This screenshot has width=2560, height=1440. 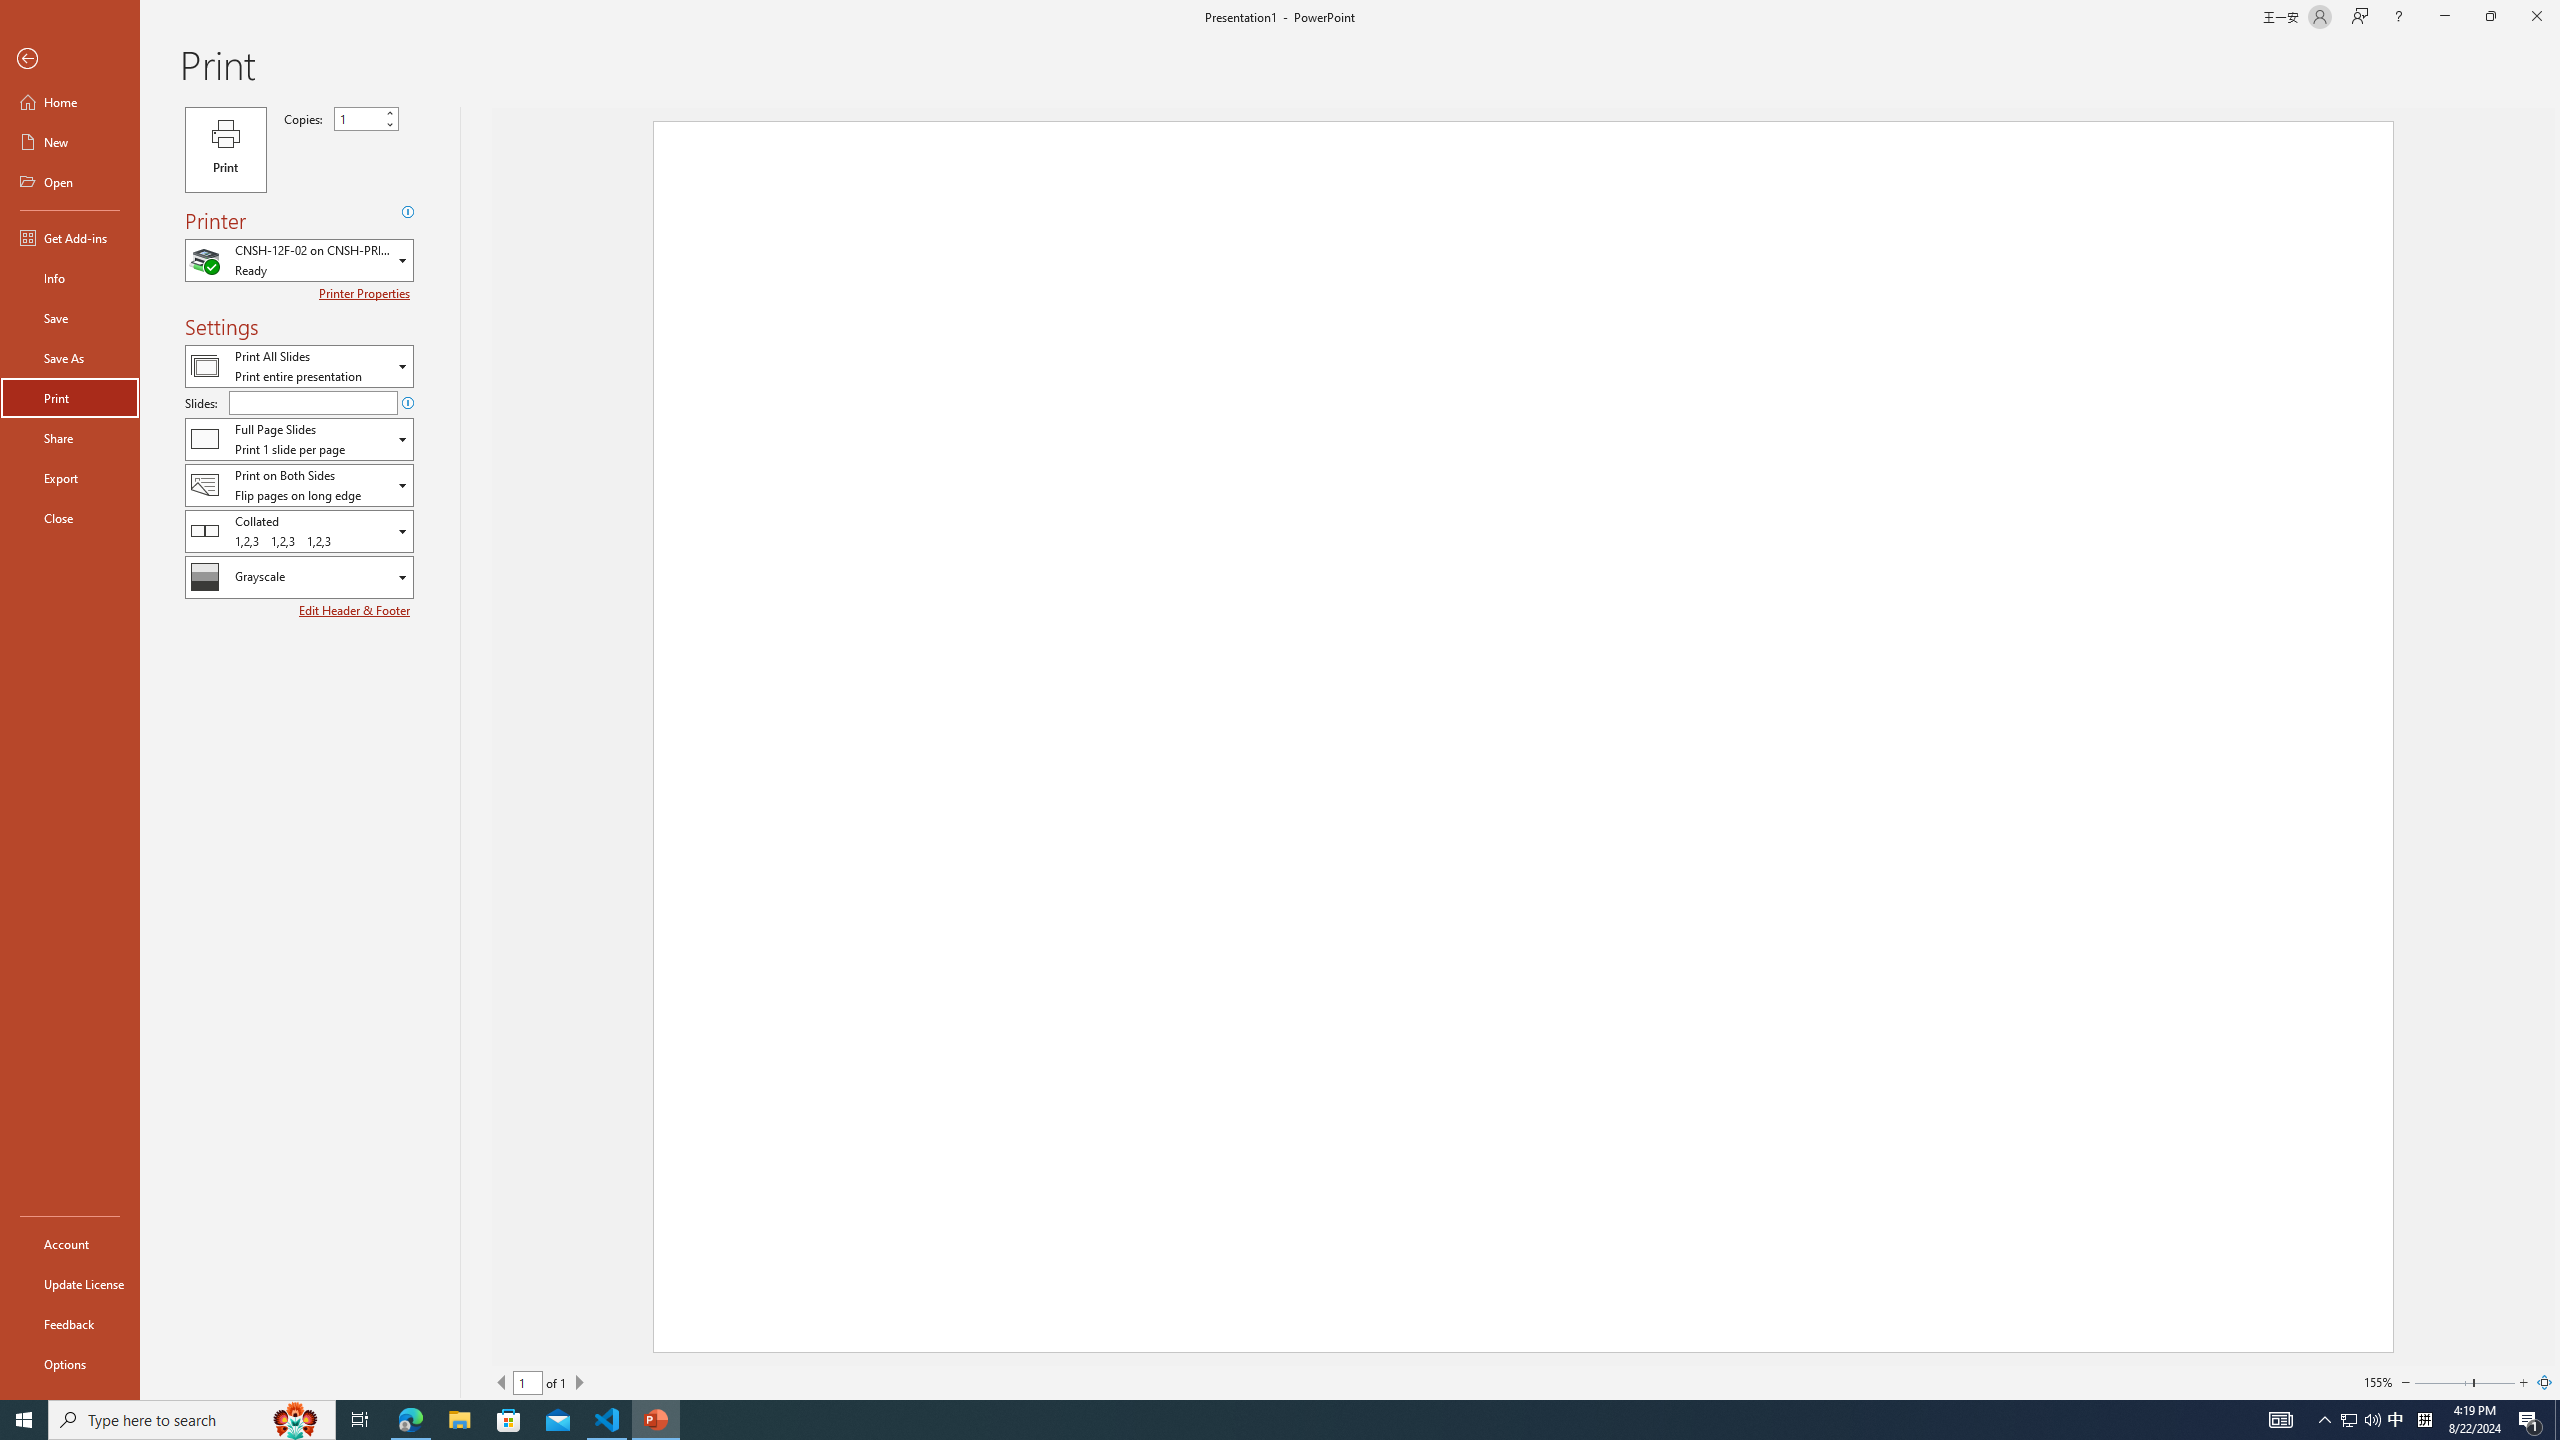 I want to click on 'Two-Sided Printing', so click(x=298, y=485).